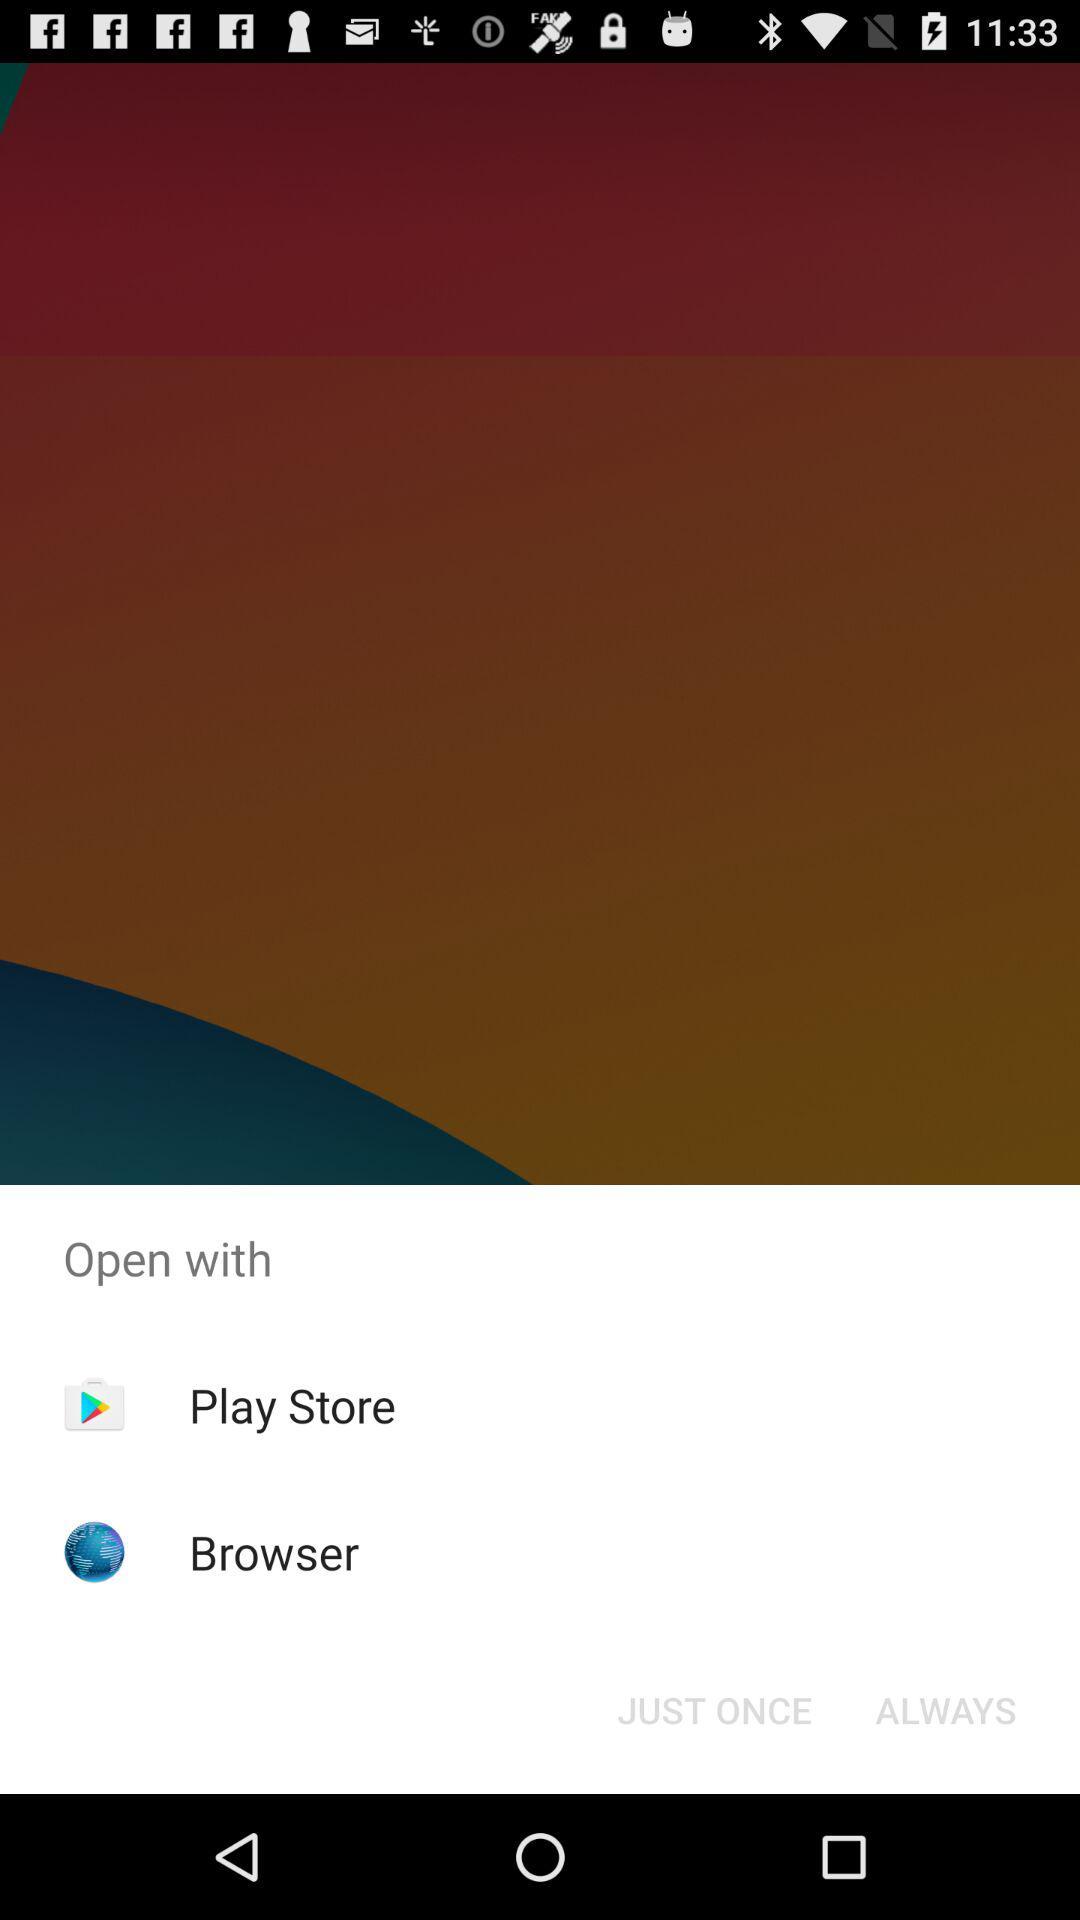 The height and width of the screenshot is (1920, 1080). What do you see at coordinates (713, 1708) in the screenshot?
I see `the just once` at bounding box center [713, 1708].